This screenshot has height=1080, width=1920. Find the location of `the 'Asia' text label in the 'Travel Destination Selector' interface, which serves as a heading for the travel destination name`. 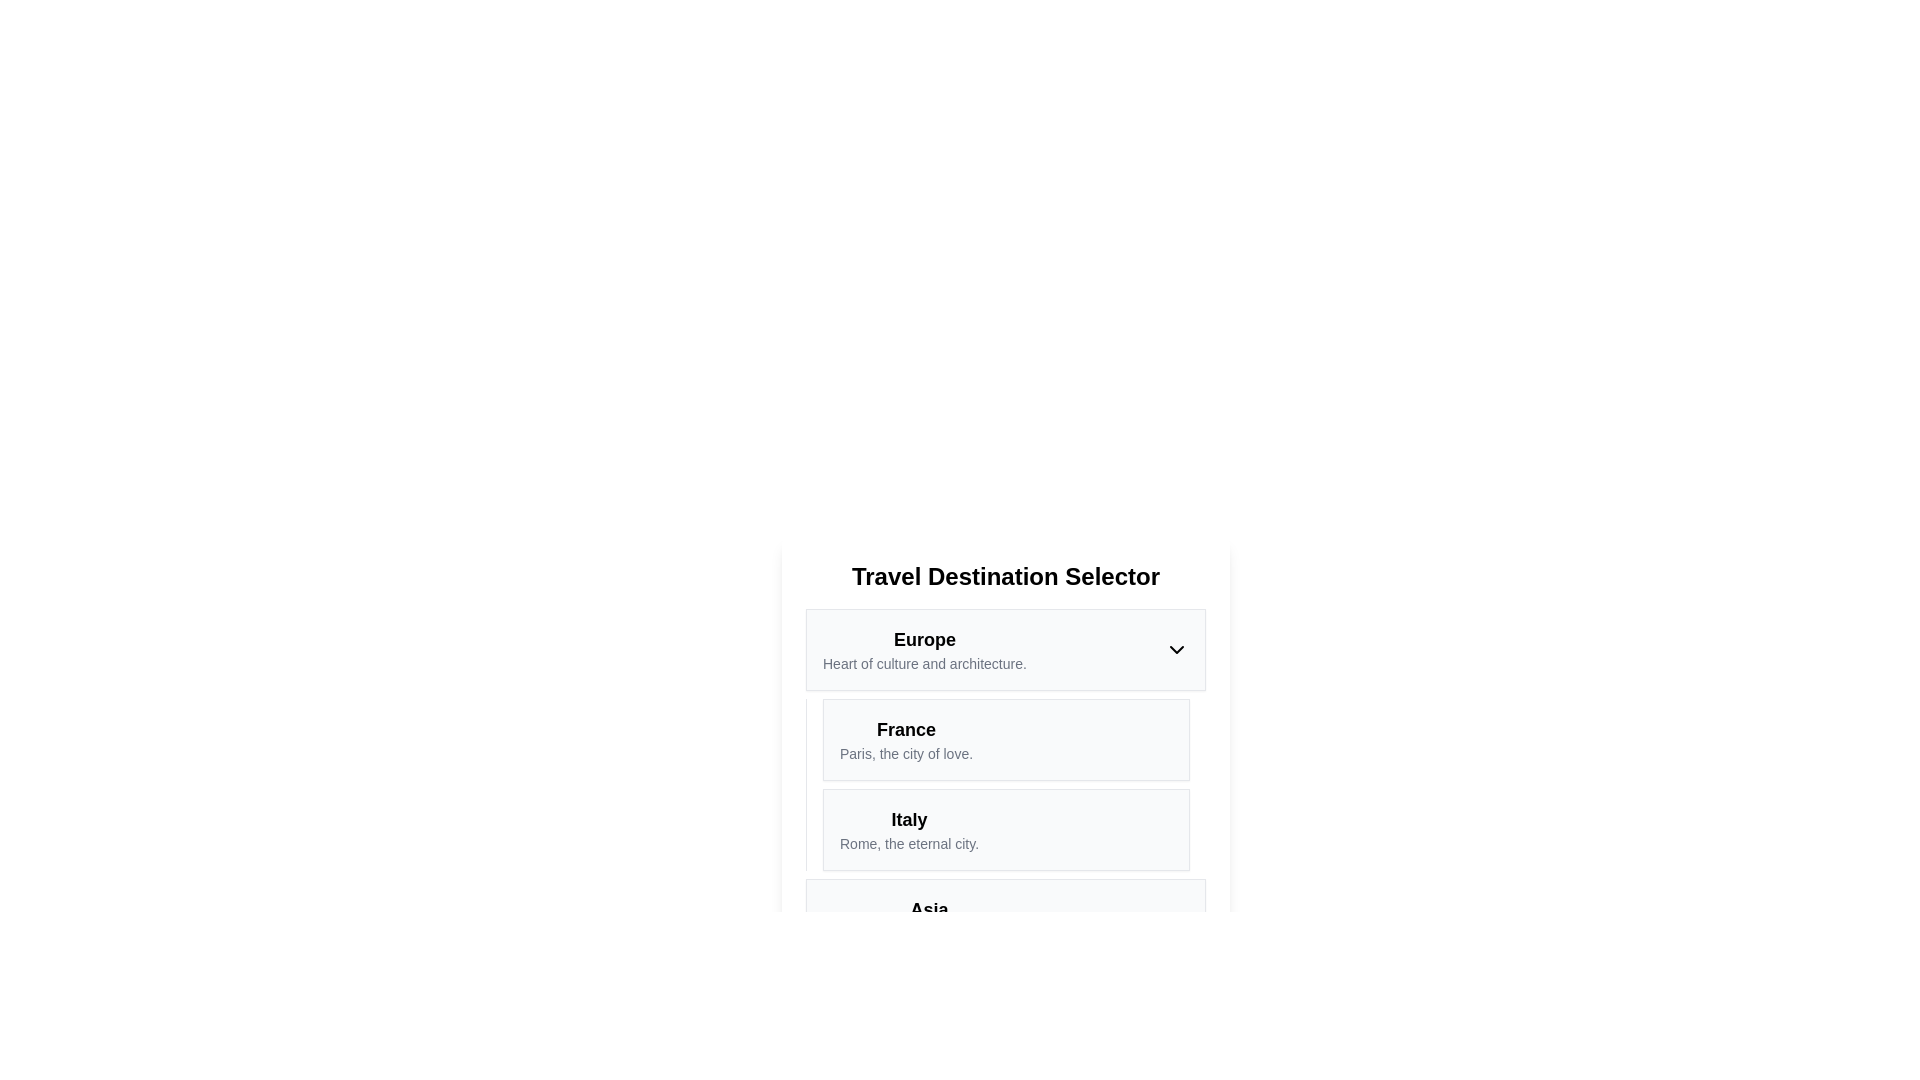

the 'Asia' text label in the 'Travel Destination Selector' interface, which serves as a heading for the travel destination name is located at coordinates (928, 910).